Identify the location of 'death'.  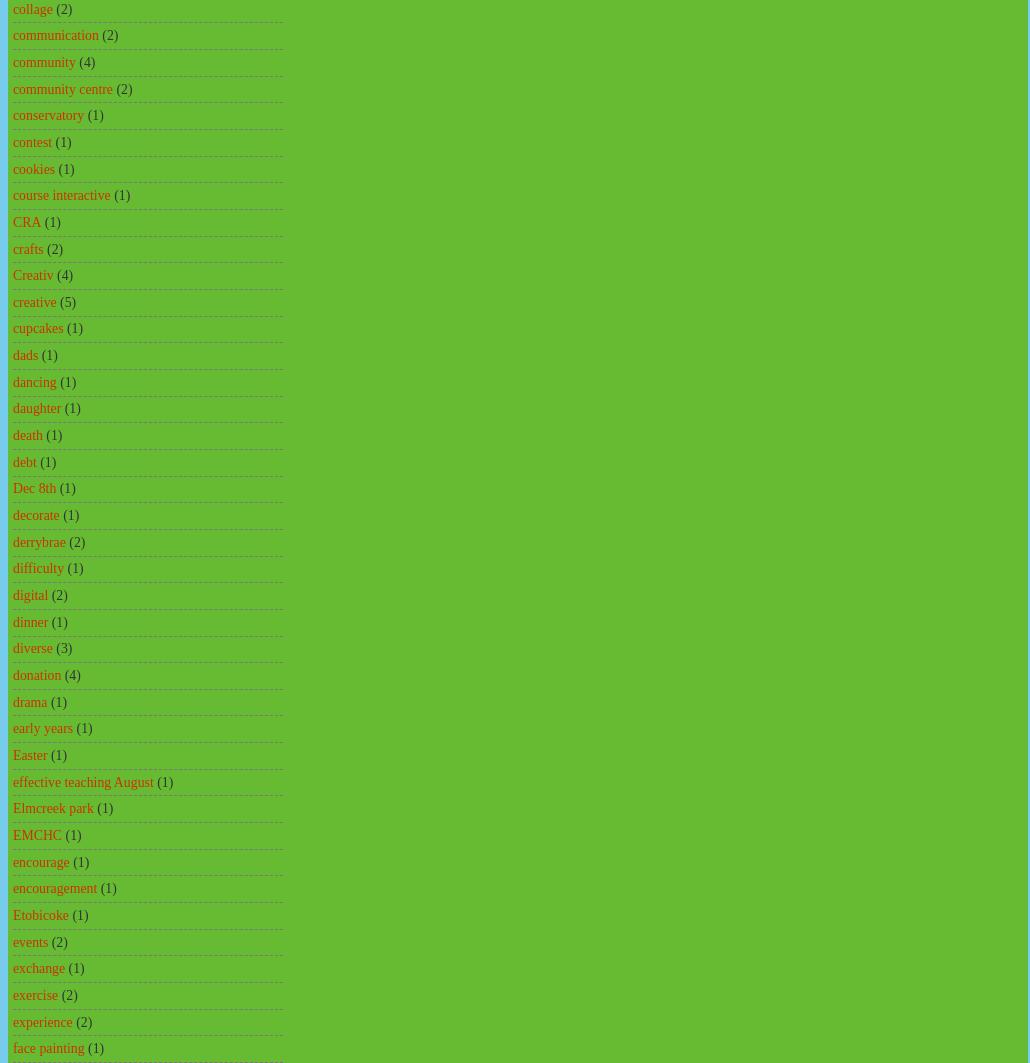
(27, 435).